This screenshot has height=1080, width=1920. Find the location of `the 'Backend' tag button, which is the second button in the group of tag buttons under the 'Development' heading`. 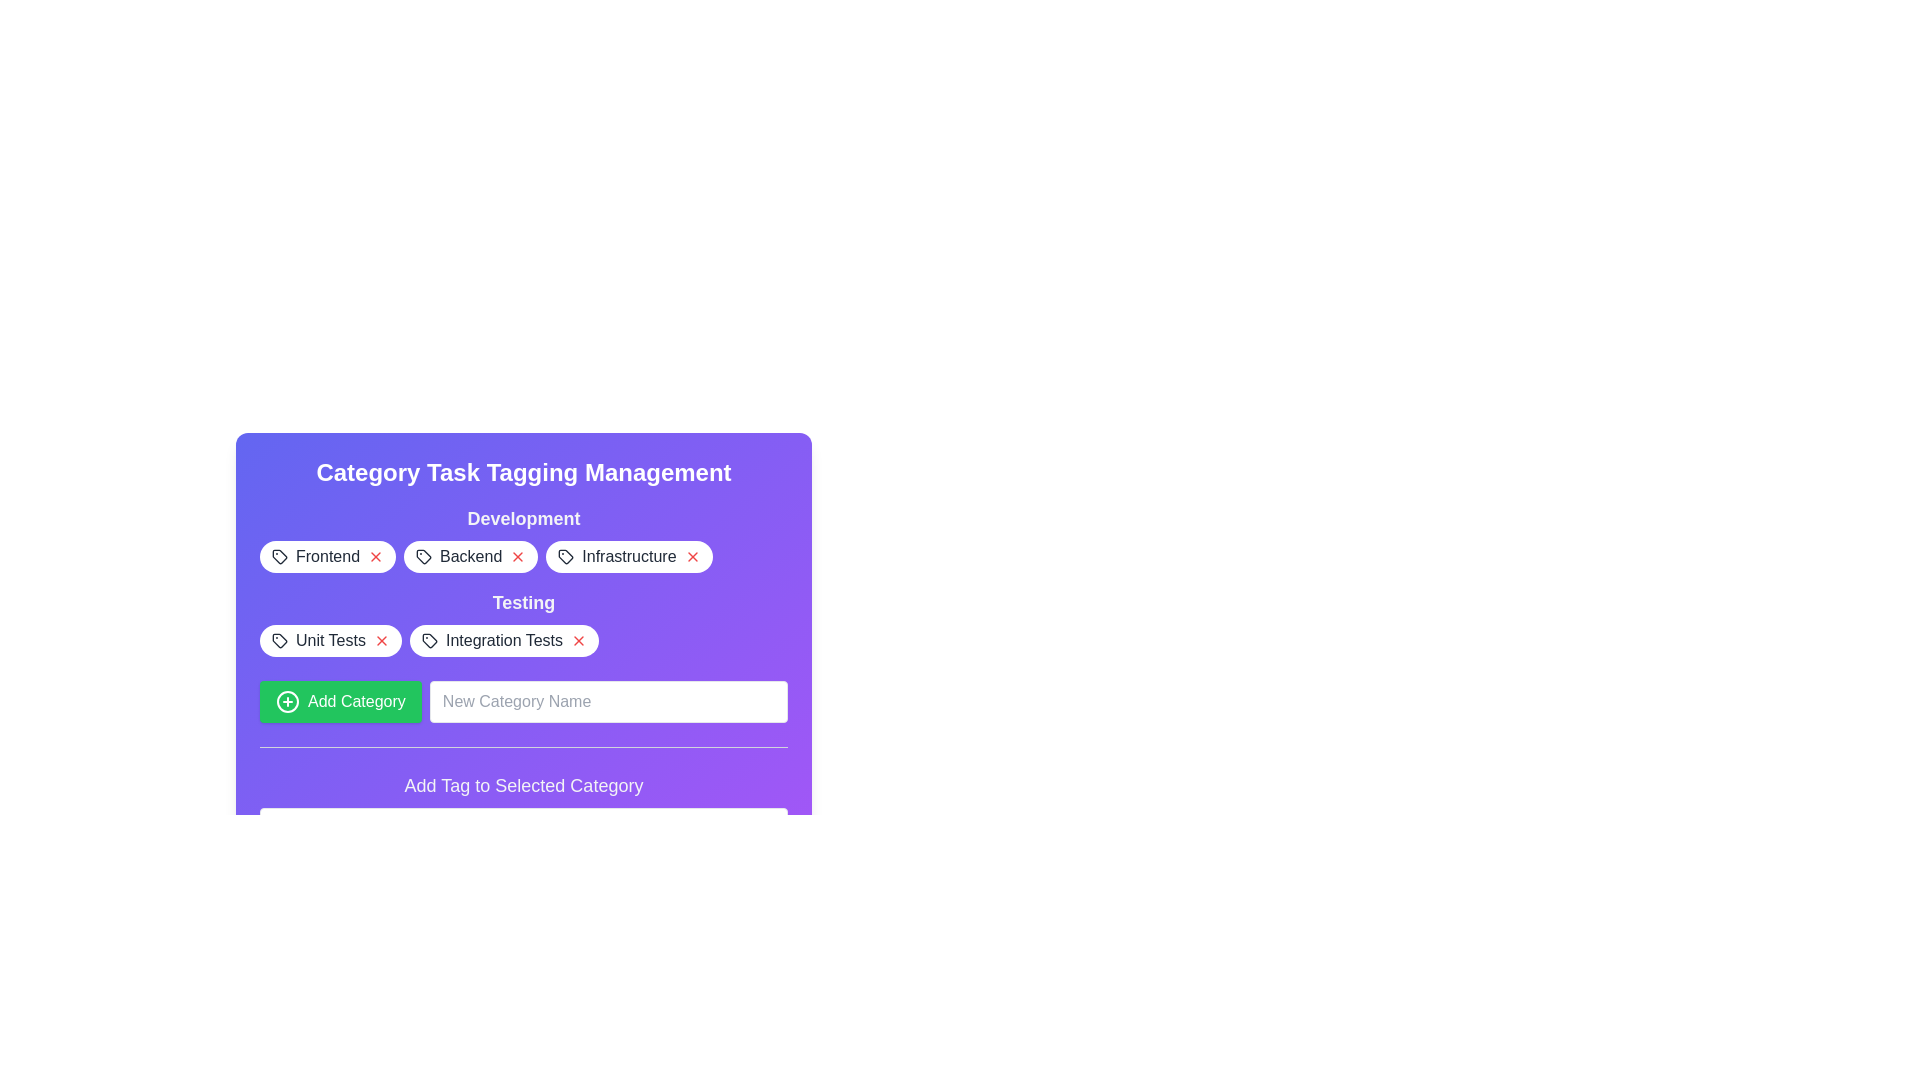

the 'Backend' tag button, which is the second button in the group of tag buttons under the 'Development' heading is located at coordinates (523, 556).